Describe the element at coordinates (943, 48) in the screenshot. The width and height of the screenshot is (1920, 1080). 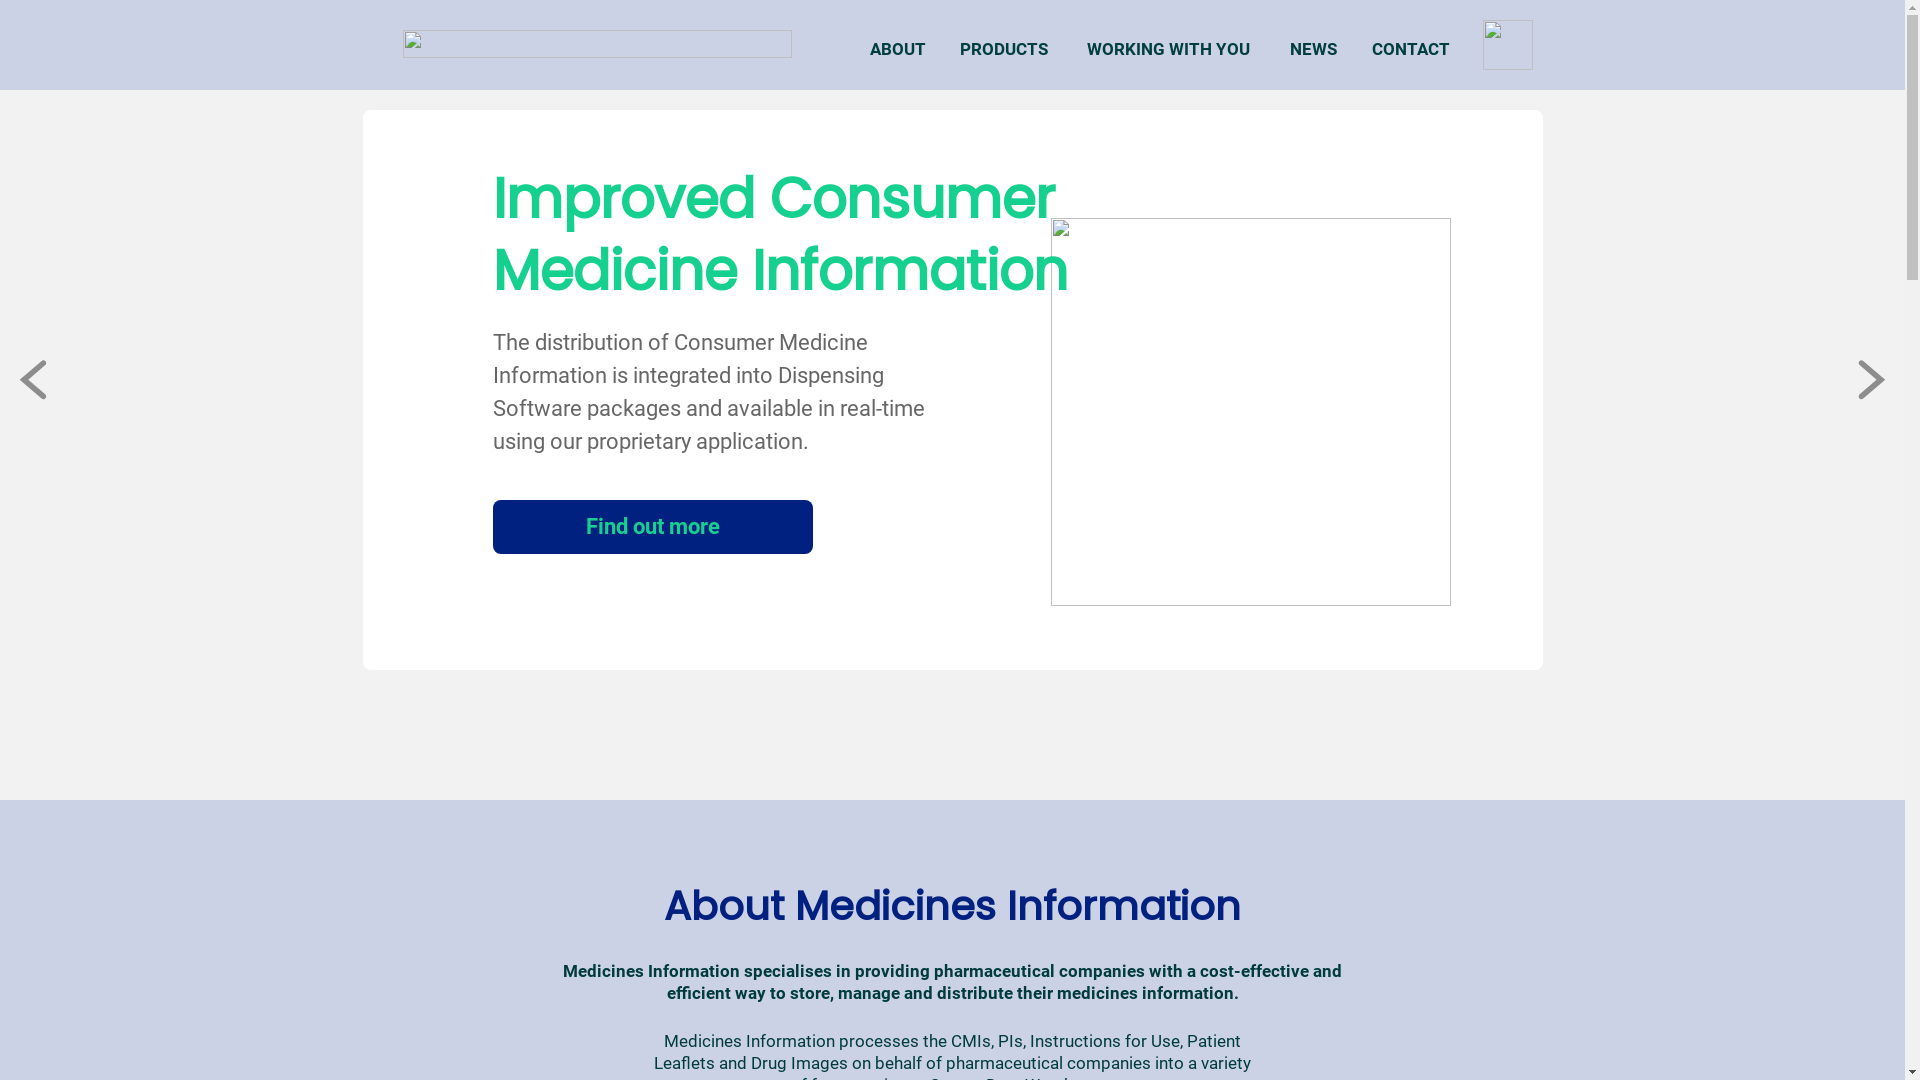
I see `'PRODUCTS'` at that location.